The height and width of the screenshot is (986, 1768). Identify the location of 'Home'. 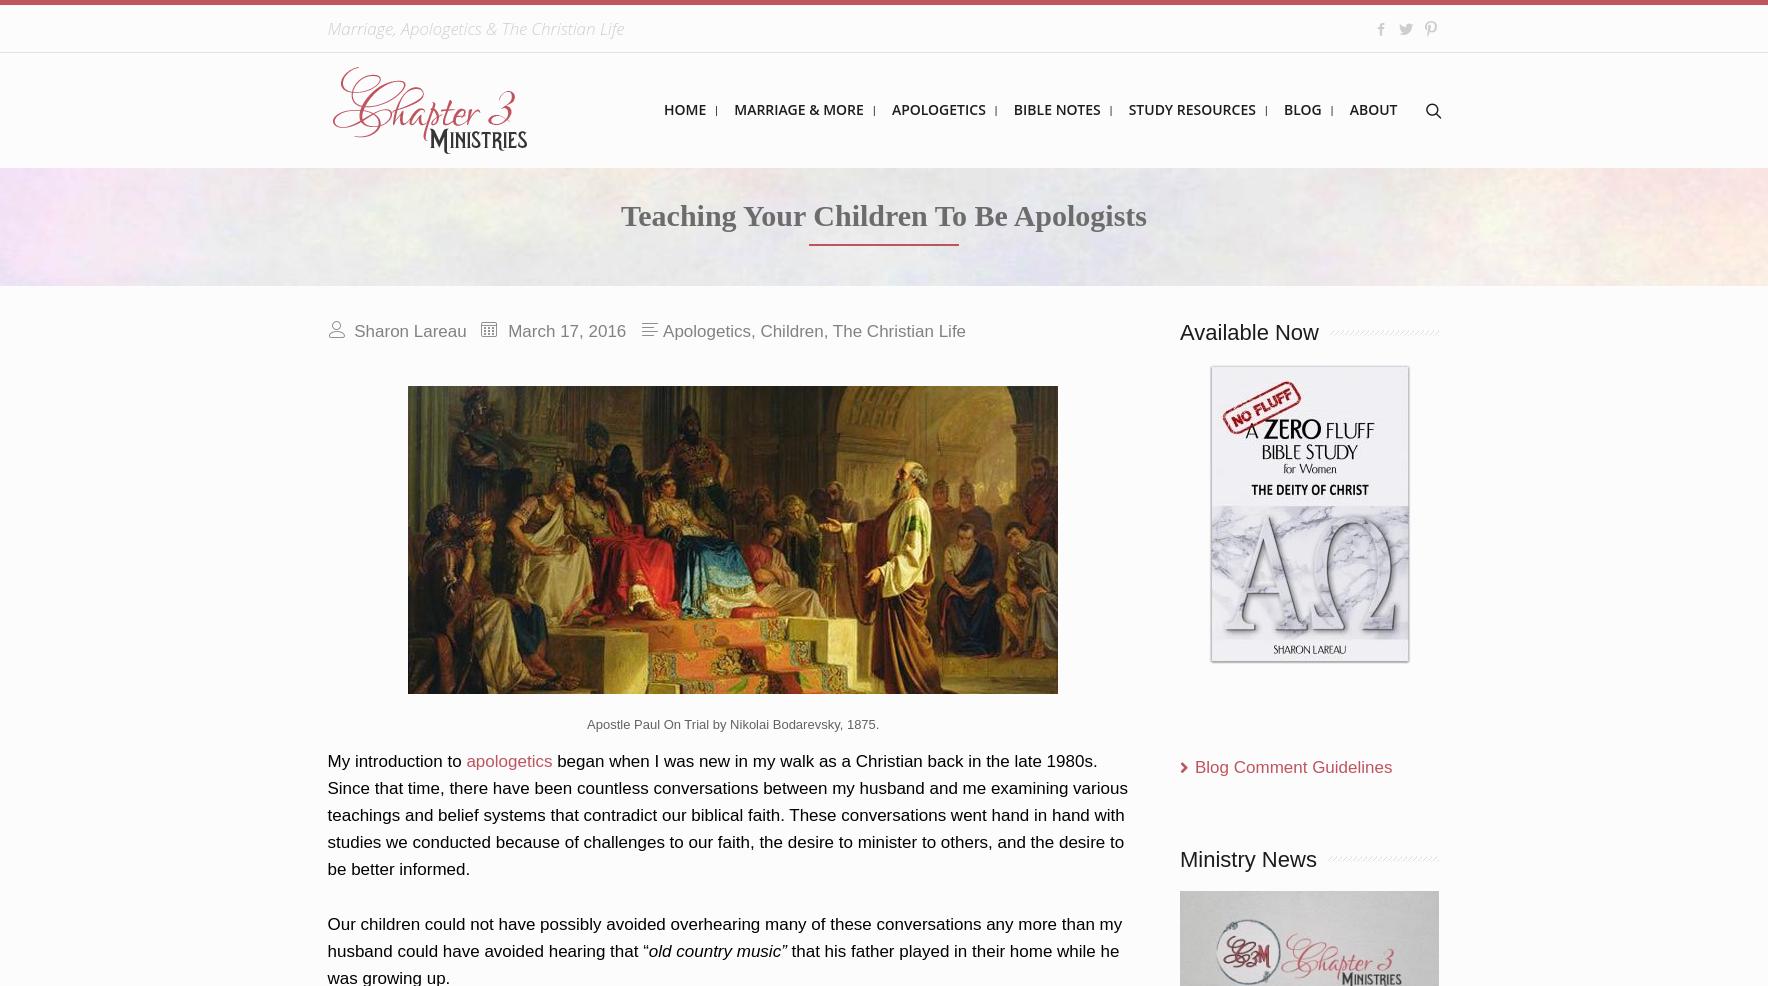
(684, 109).